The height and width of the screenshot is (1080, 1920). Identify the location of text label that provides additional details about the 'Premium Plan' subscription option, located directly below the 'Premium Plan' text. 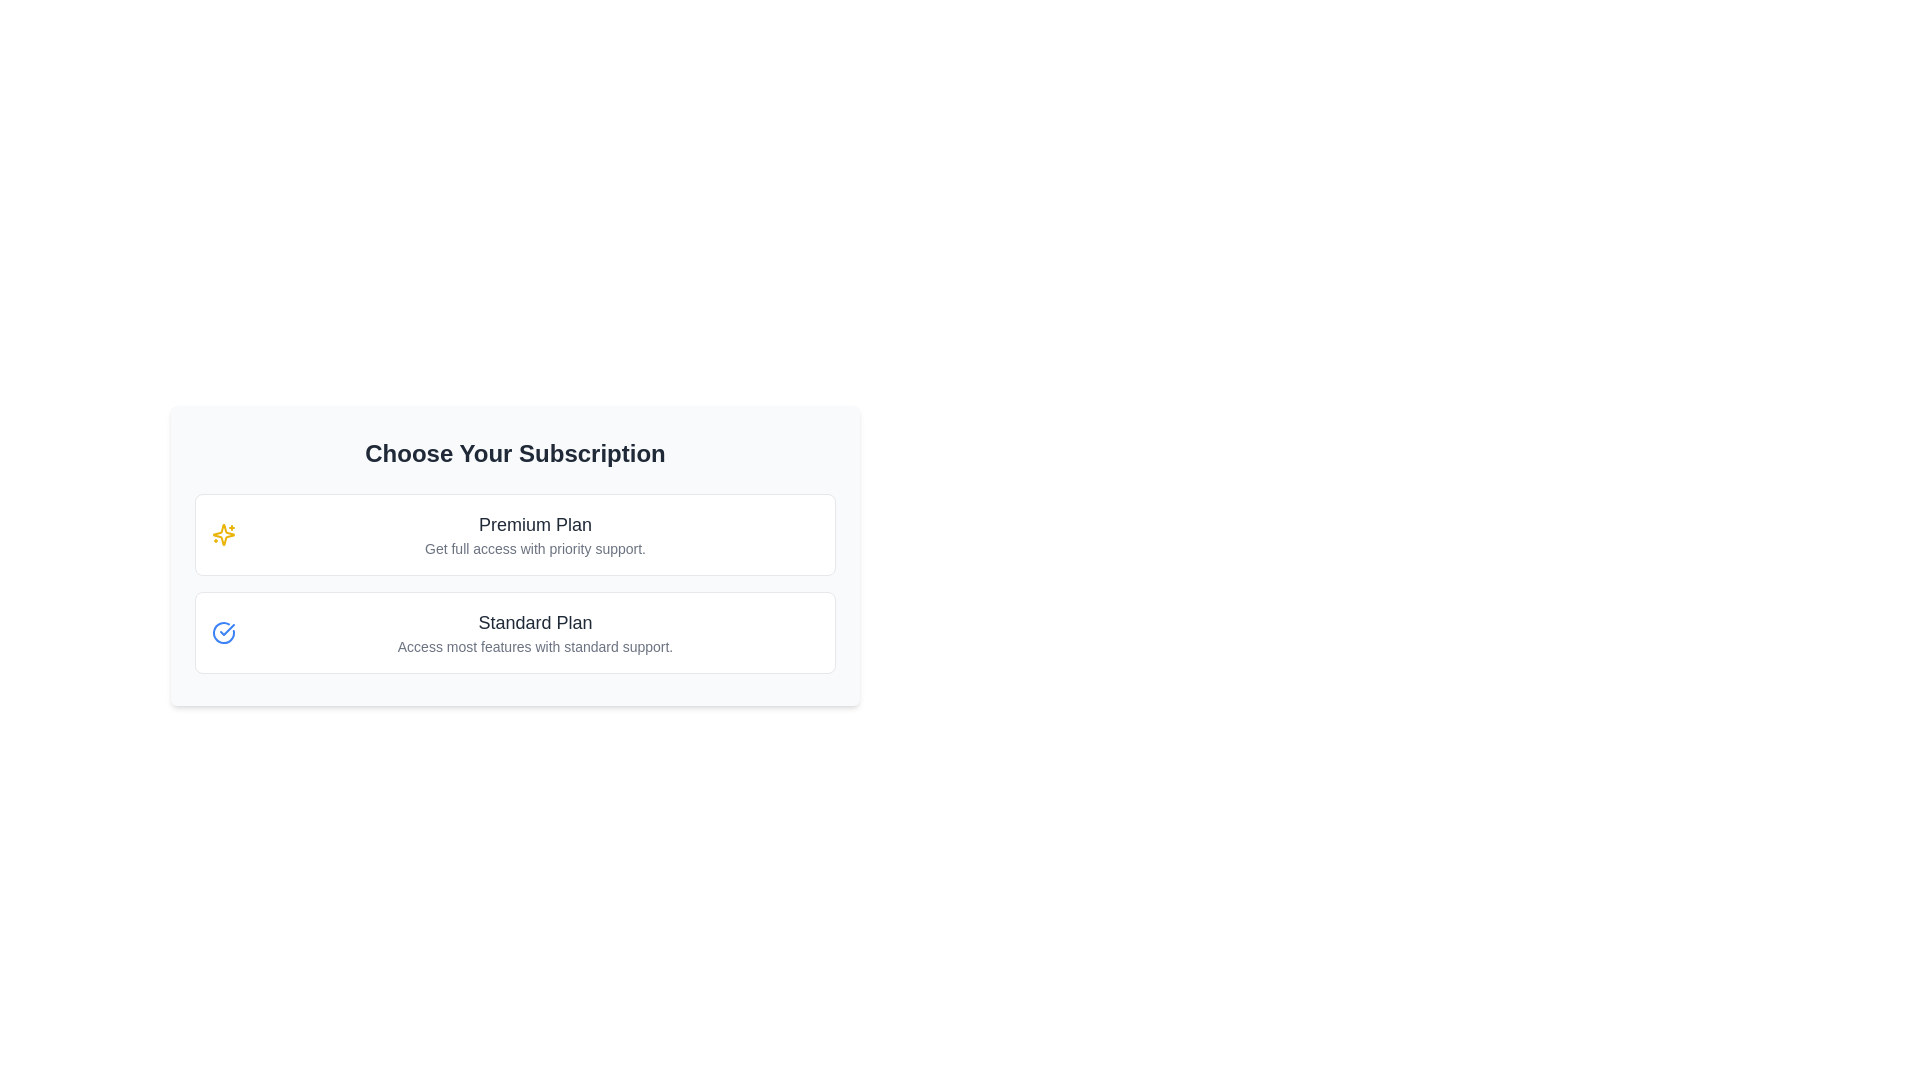
(535, 548).